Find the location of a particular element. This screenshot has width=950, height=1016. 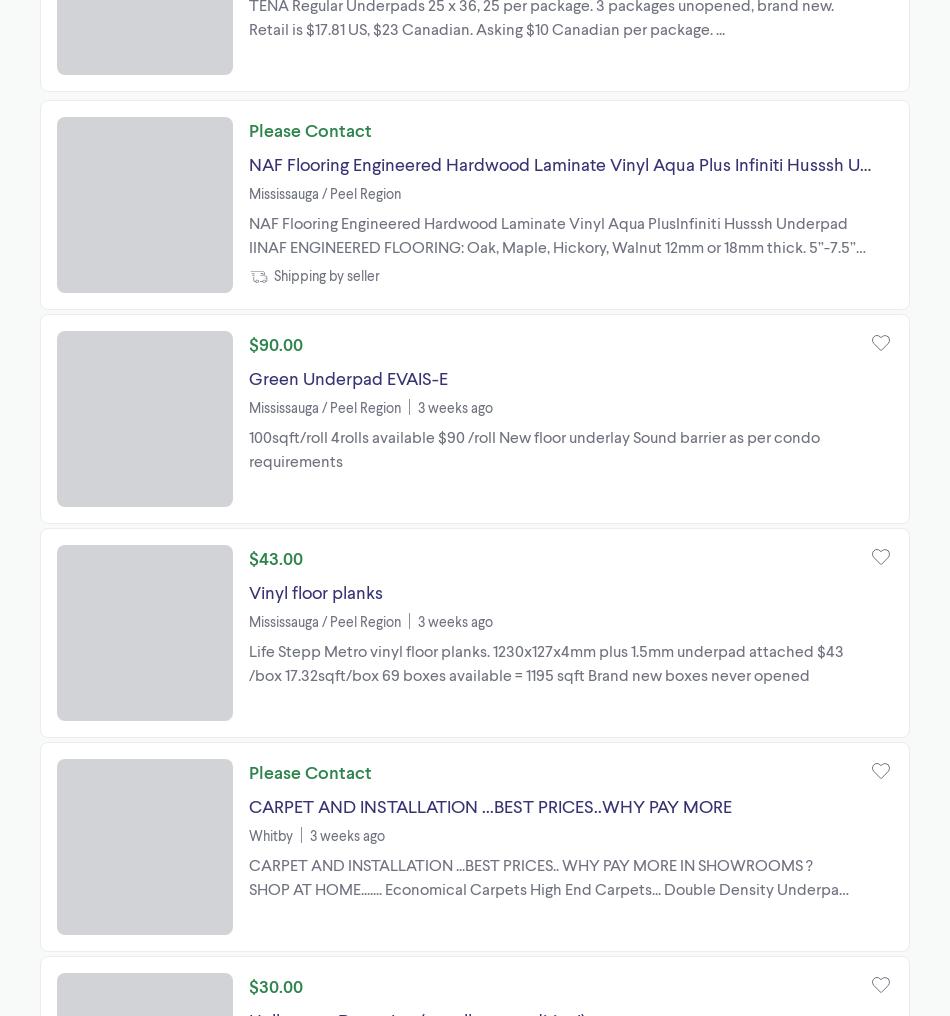

'Green Underpad EVAIS-E' is located at coordinates (347, 377).